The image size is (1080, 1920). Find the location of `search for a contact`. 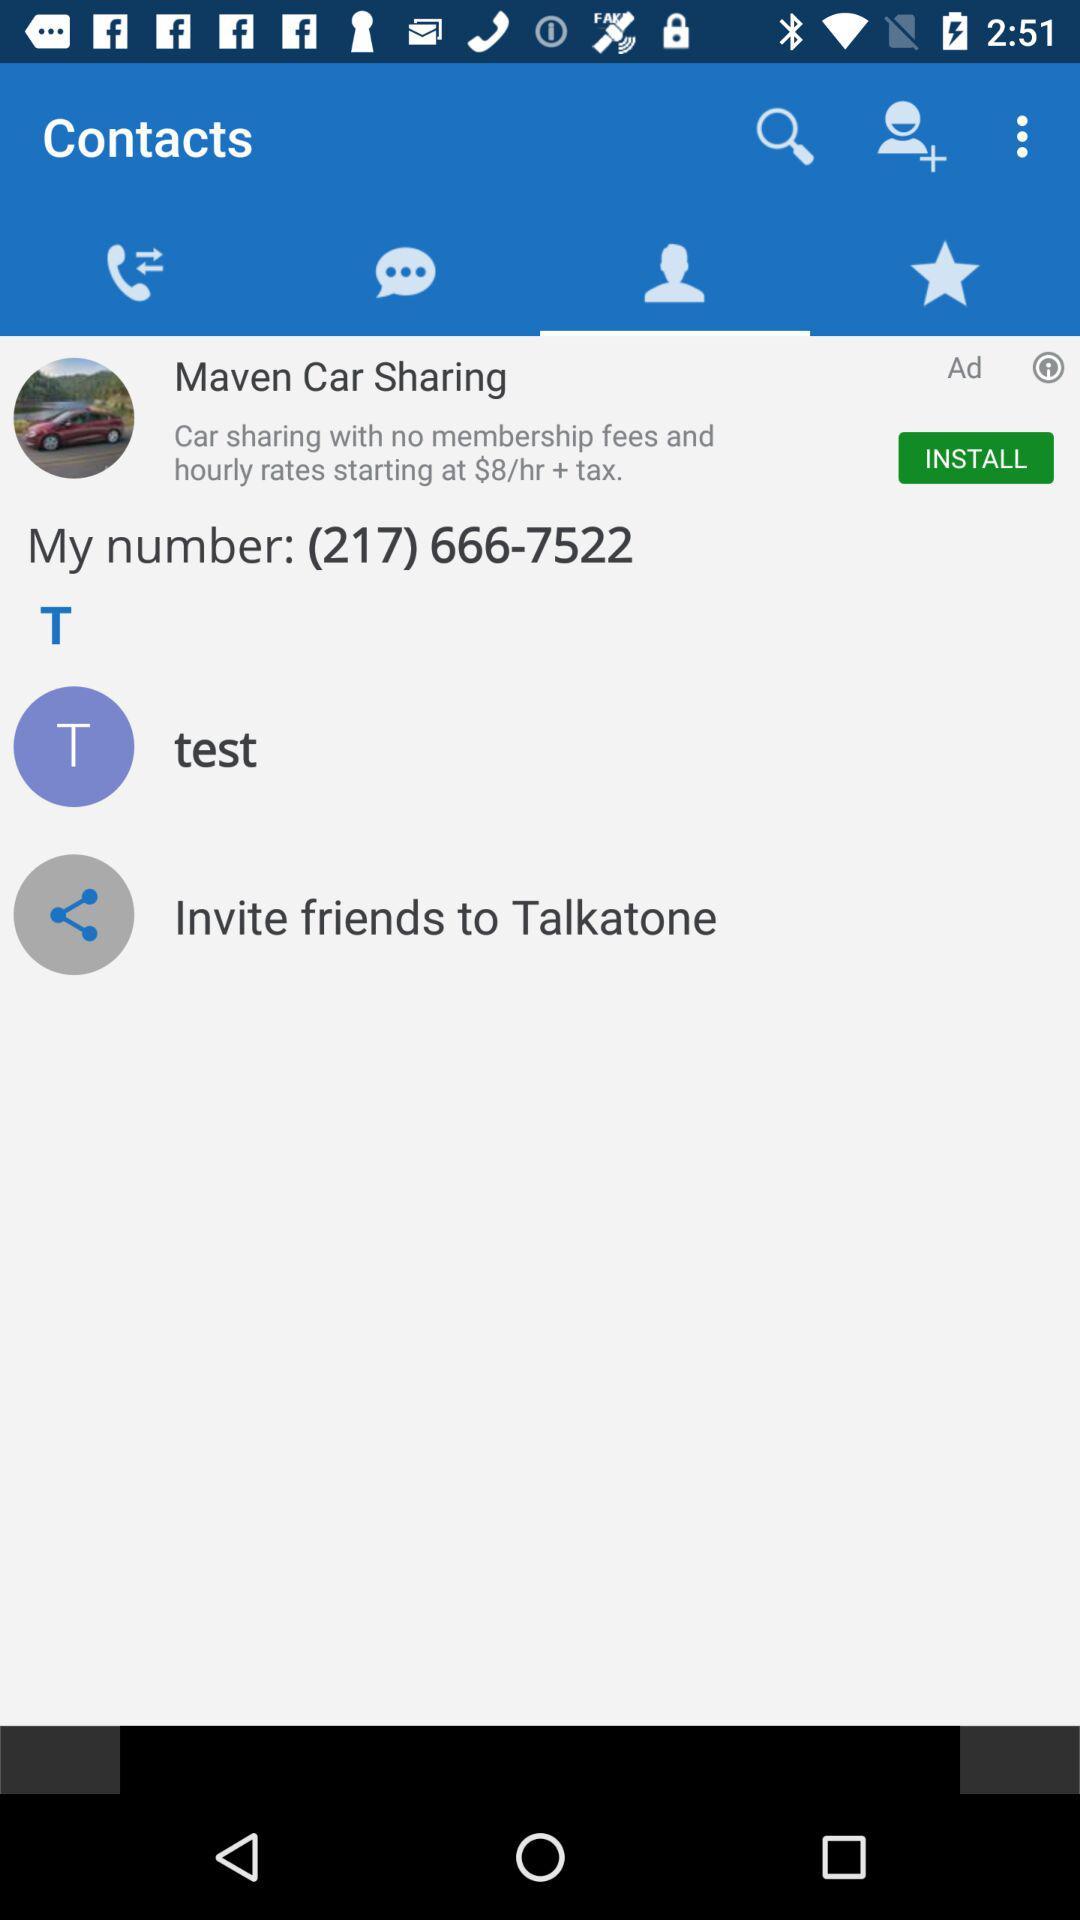

search for a contact is located at coordinates (784, 135).